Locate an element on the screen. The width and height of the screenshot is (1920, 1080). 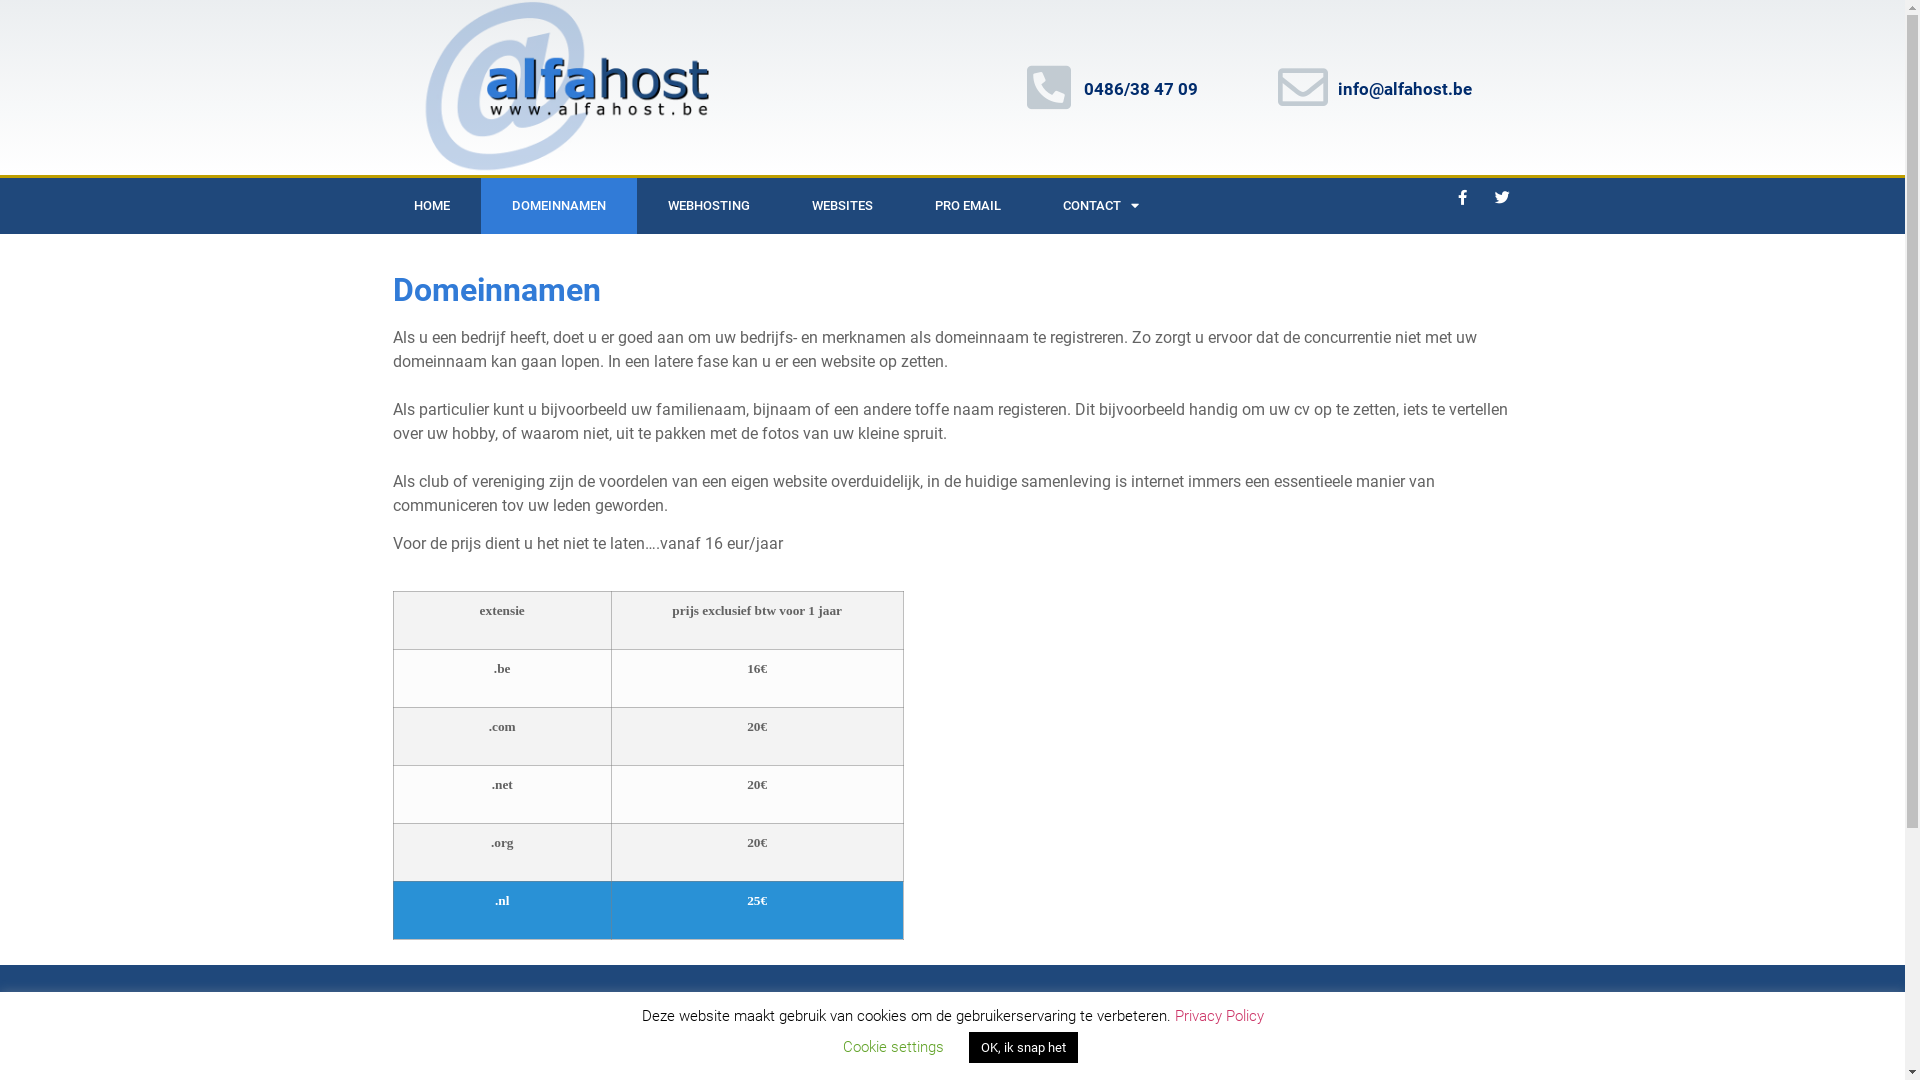
'HOME' is located at coordinates (430, 205).